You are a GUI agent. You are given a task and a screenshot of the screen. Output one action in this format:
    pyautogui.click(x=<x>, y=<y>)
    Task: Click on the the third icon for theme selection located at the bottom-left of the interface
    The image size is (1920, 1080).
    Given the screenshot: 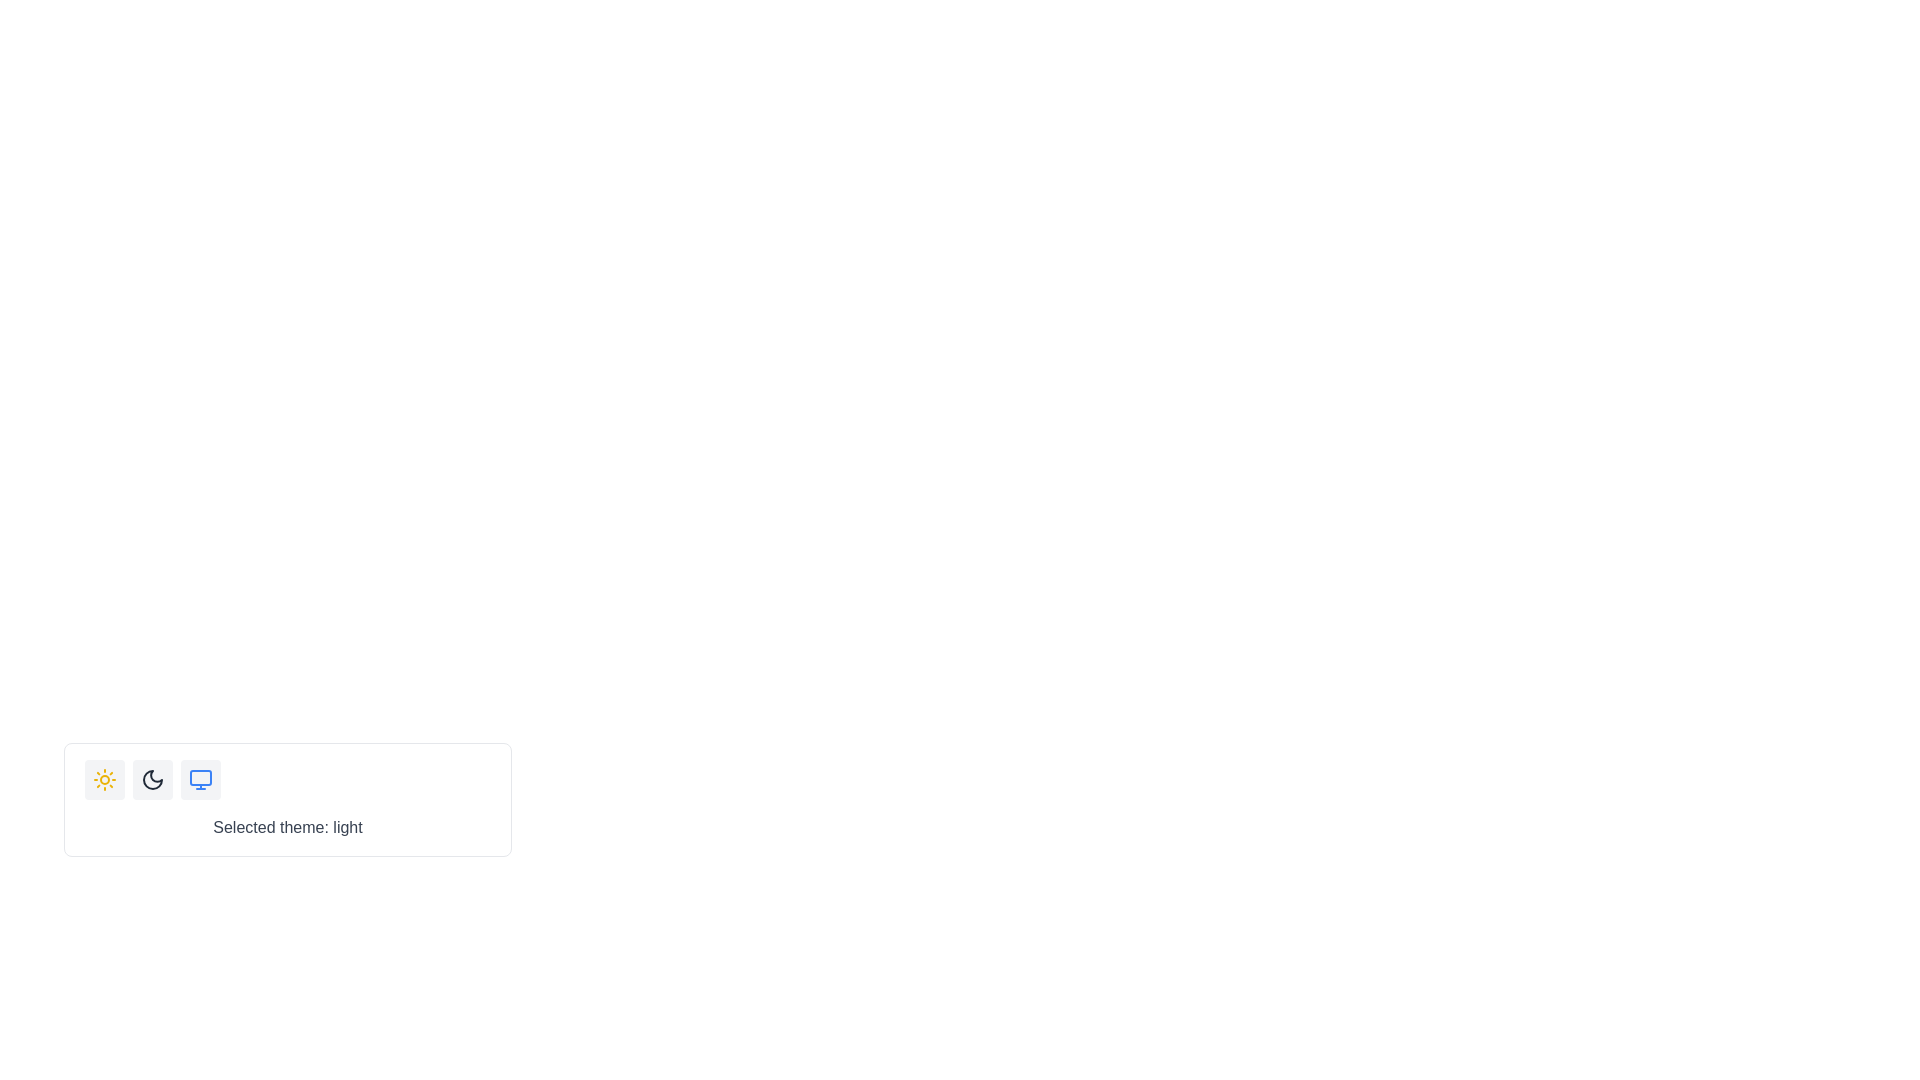 What is the action you would take?
    pyautogui.click(x=201, y=778)
    